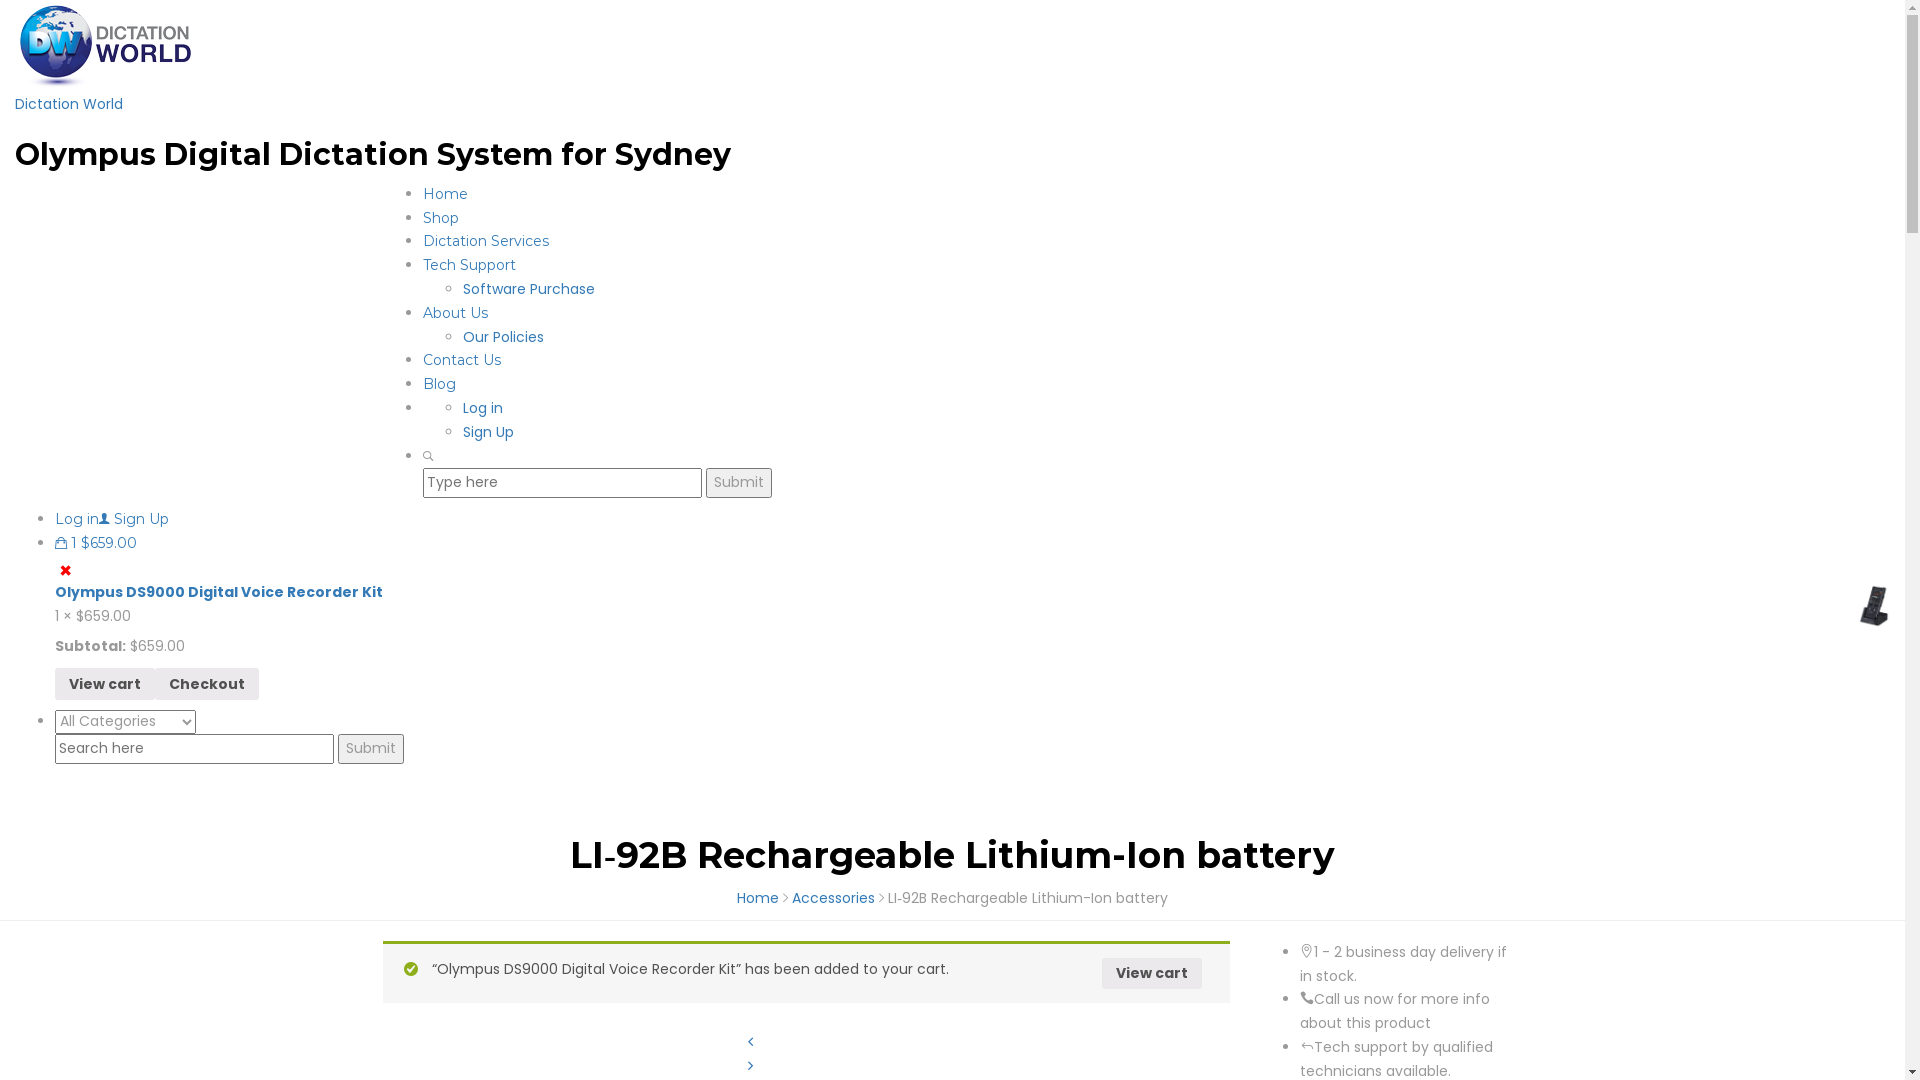 This screenshot has width=1920, height=1080. What do you see at coordinates (437, 384) in the screenshot?
I see `'Blog'` at bounding box center [437, 384].